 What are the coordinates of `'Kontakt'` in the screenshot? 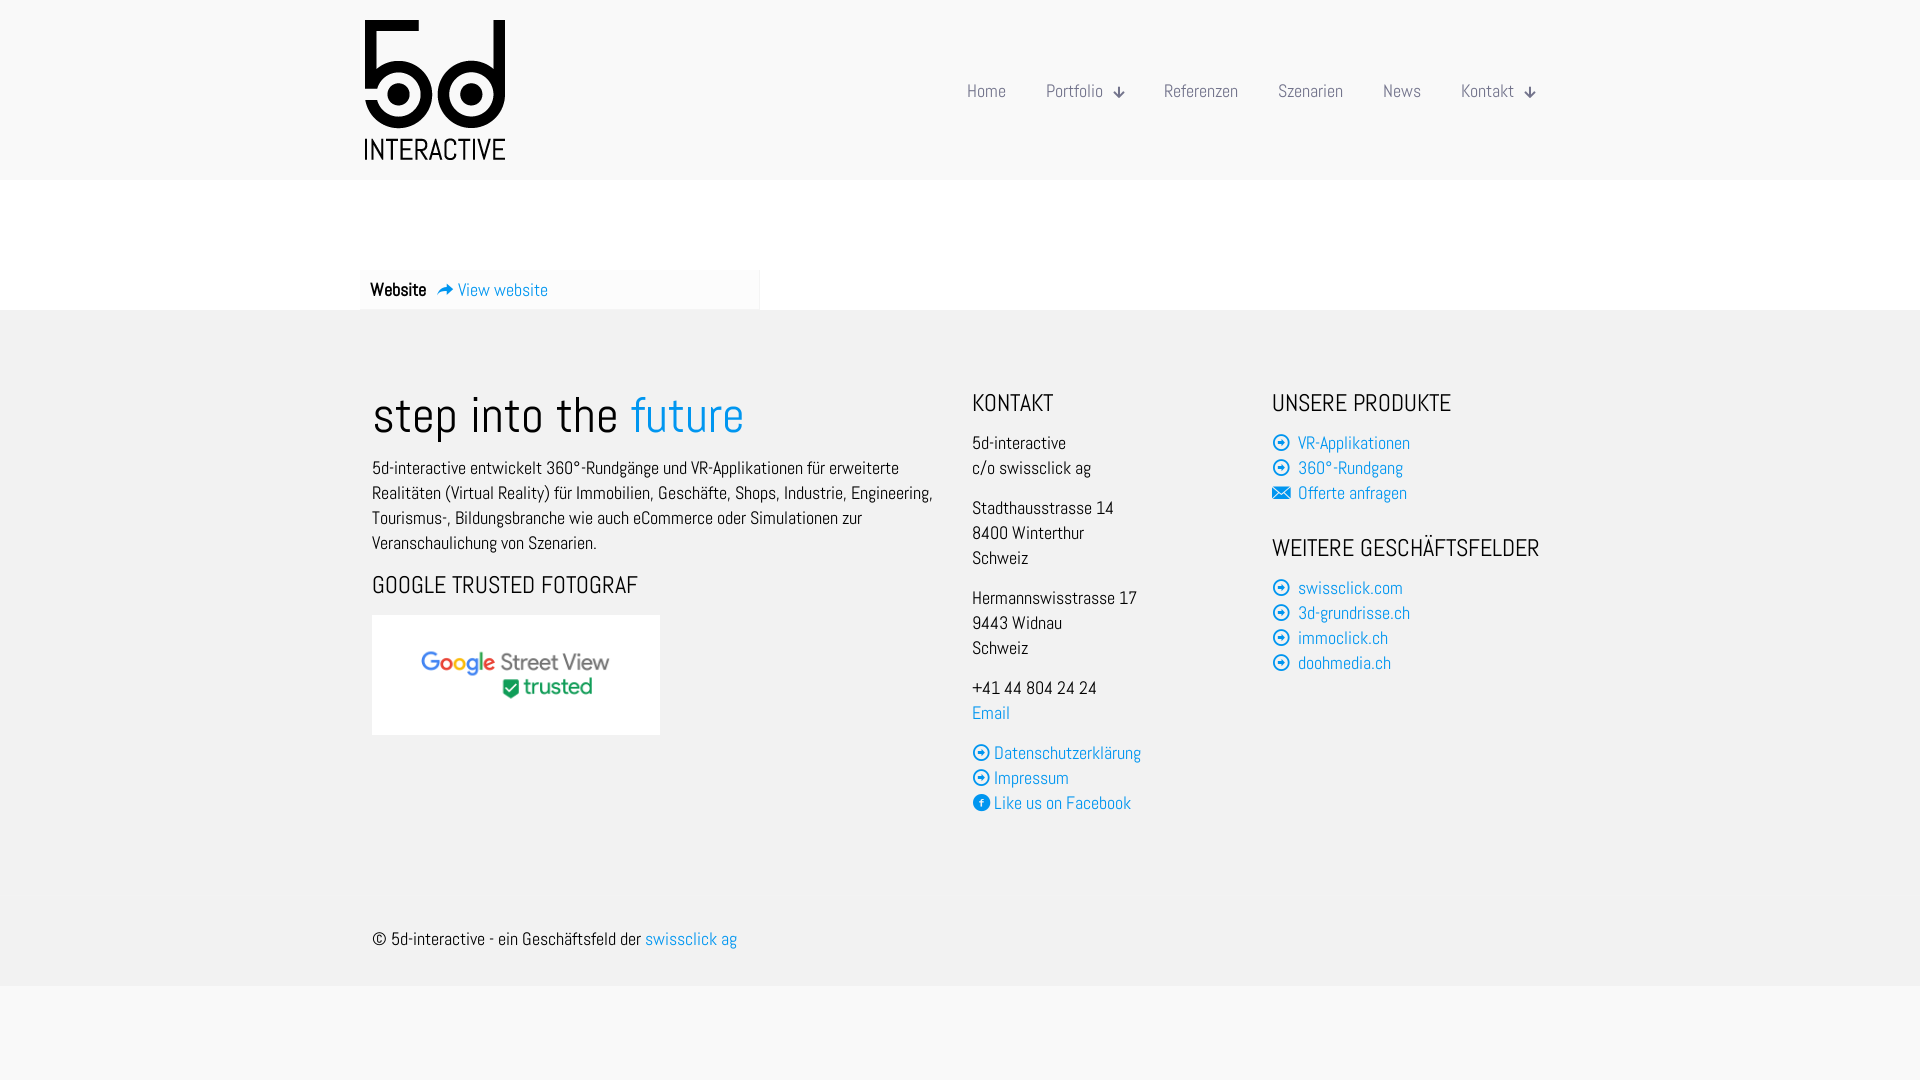 It's located at (1497, 88).